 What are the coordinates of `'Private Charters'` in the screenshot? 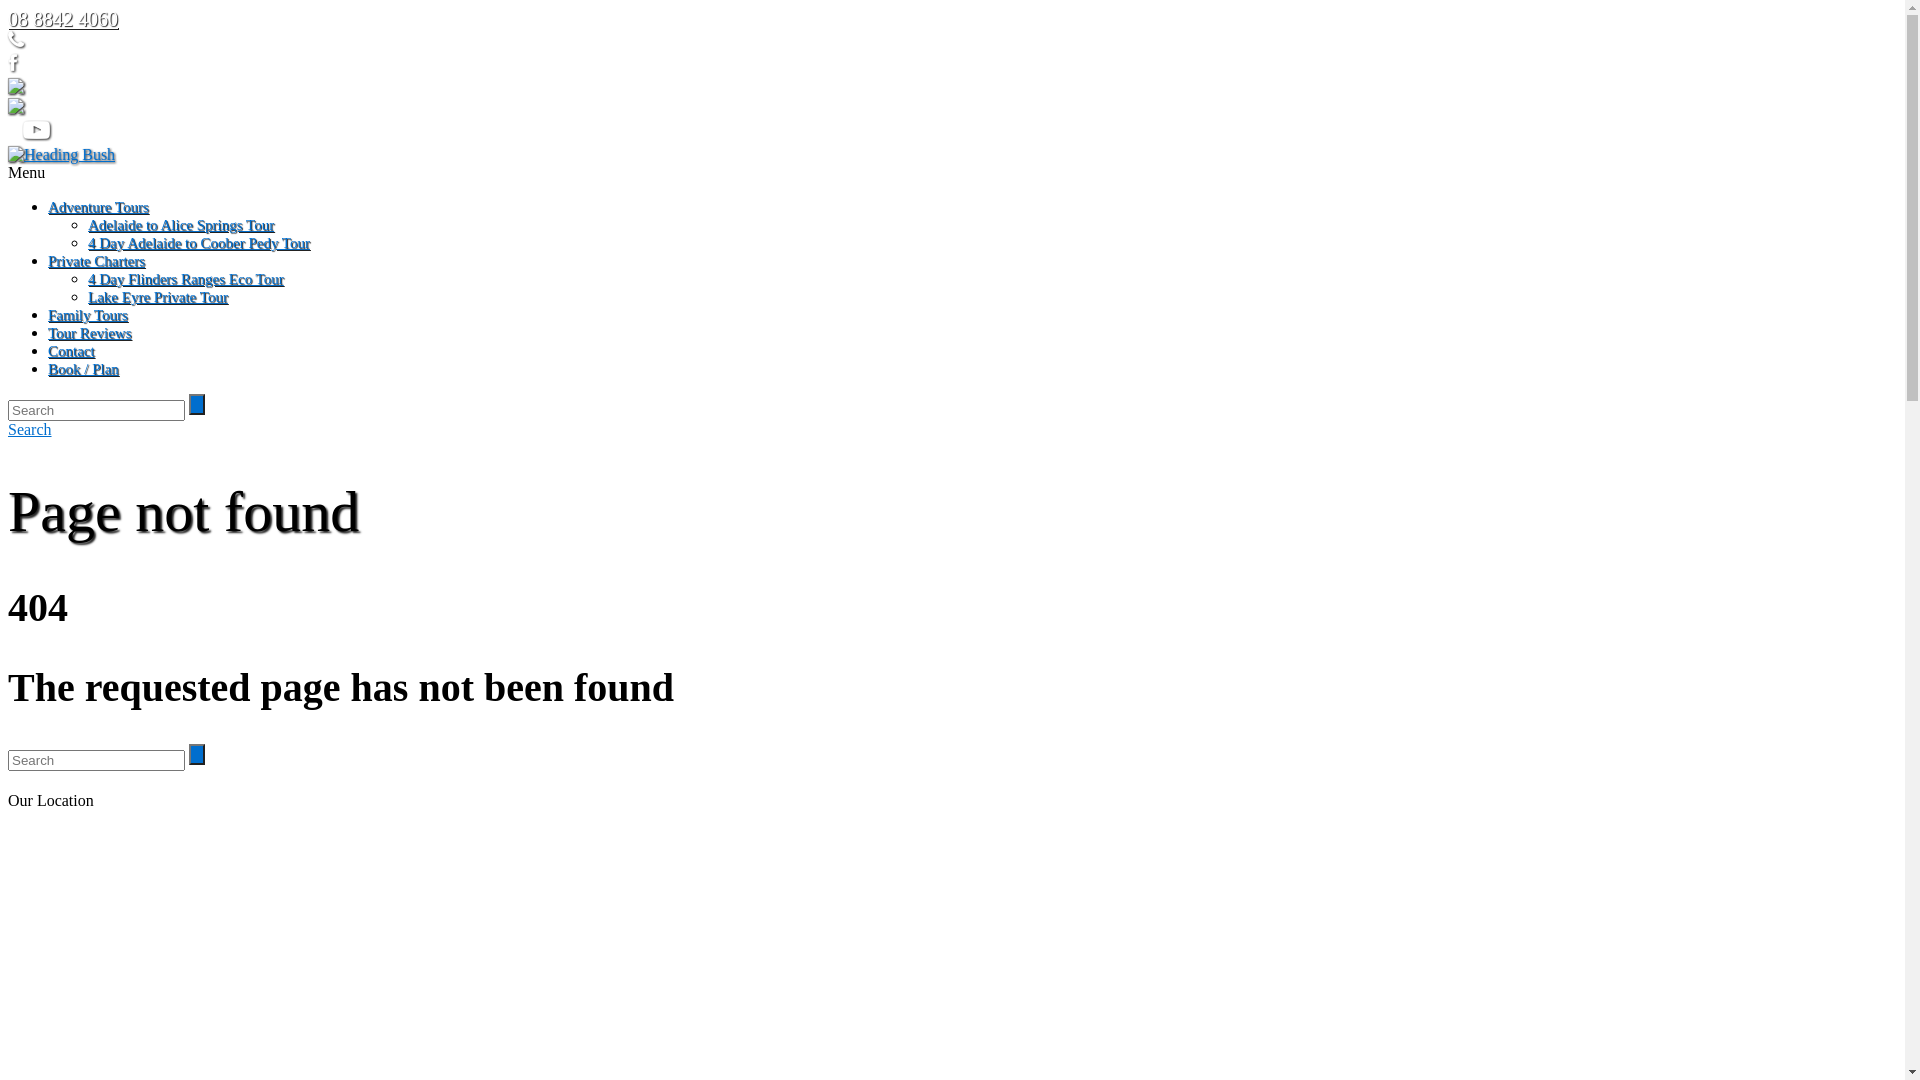 It's located at (95, 260).